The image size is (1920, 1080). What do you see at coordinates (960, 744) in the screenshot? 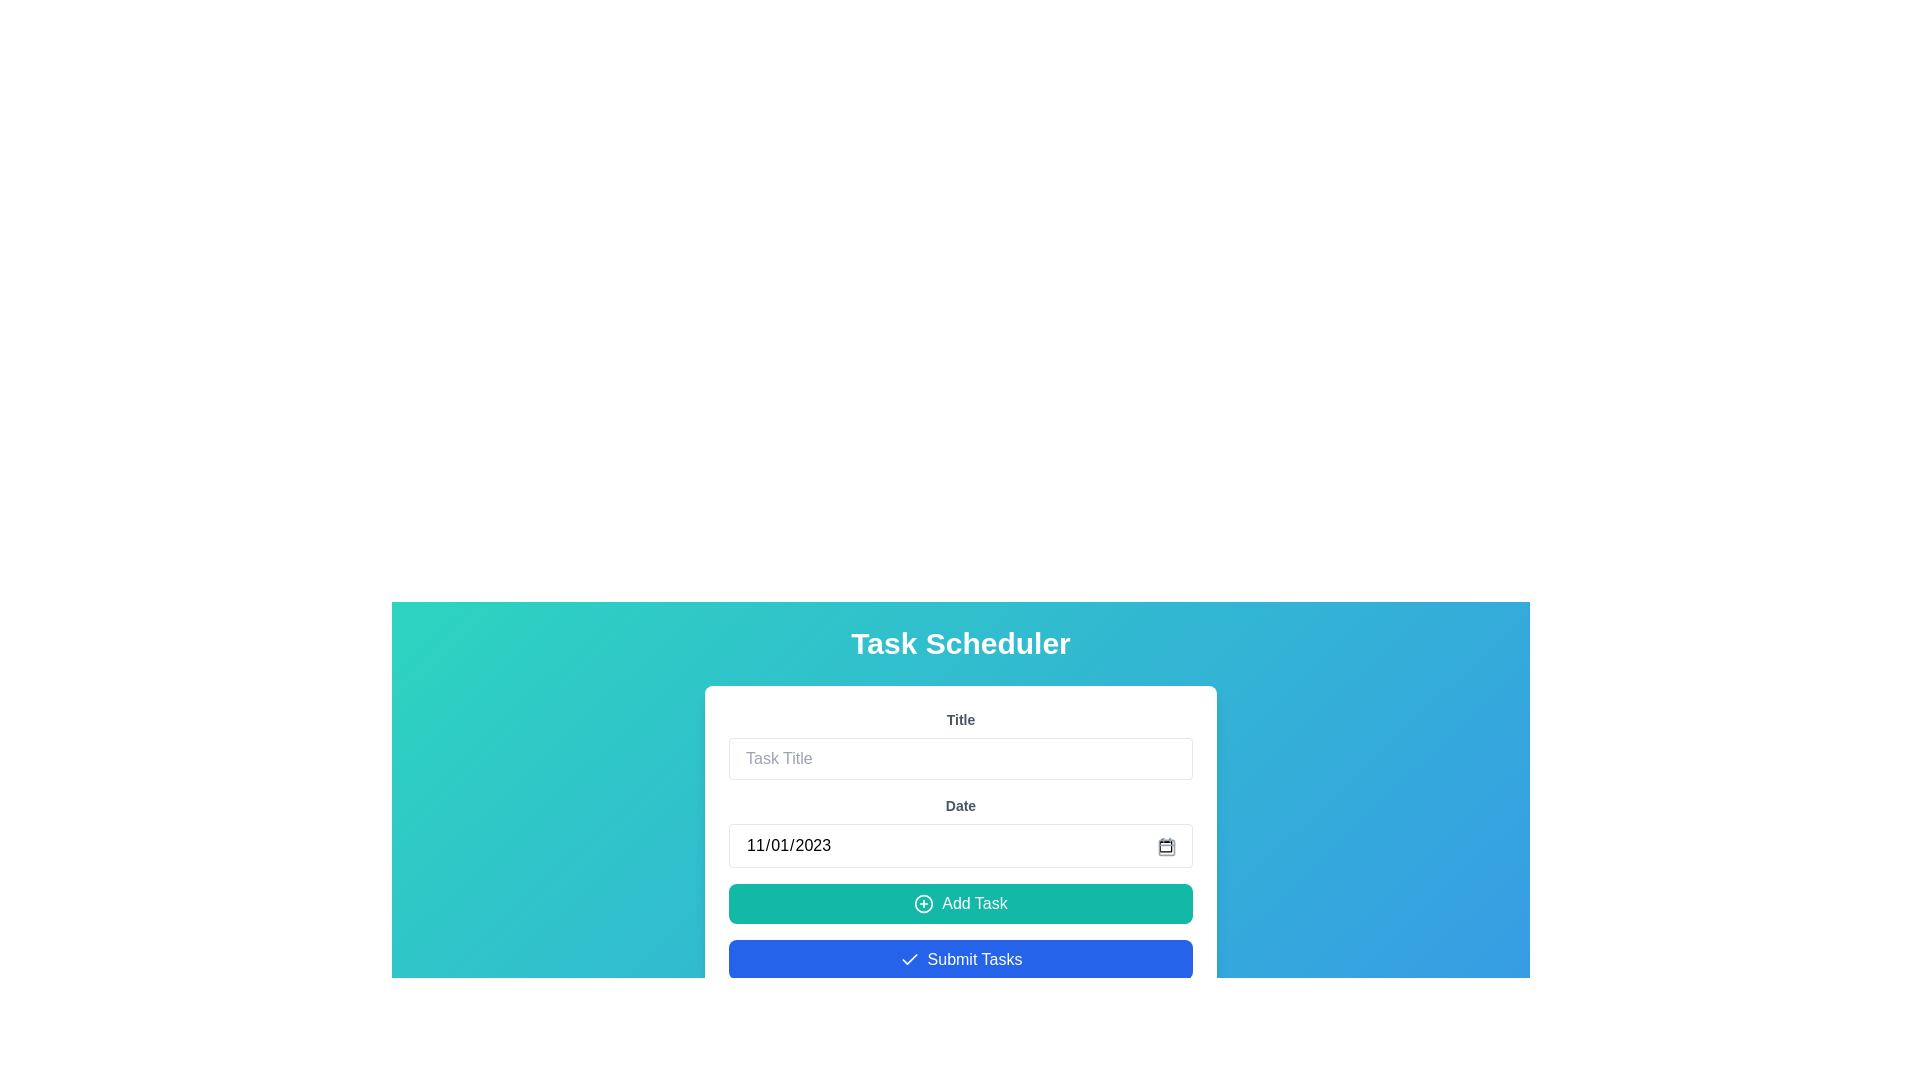
I see `the labeled input field for entering a task title by tabbing to it, located above the 'Date' section with the label 'Title'` at bounding box center [960, 744].